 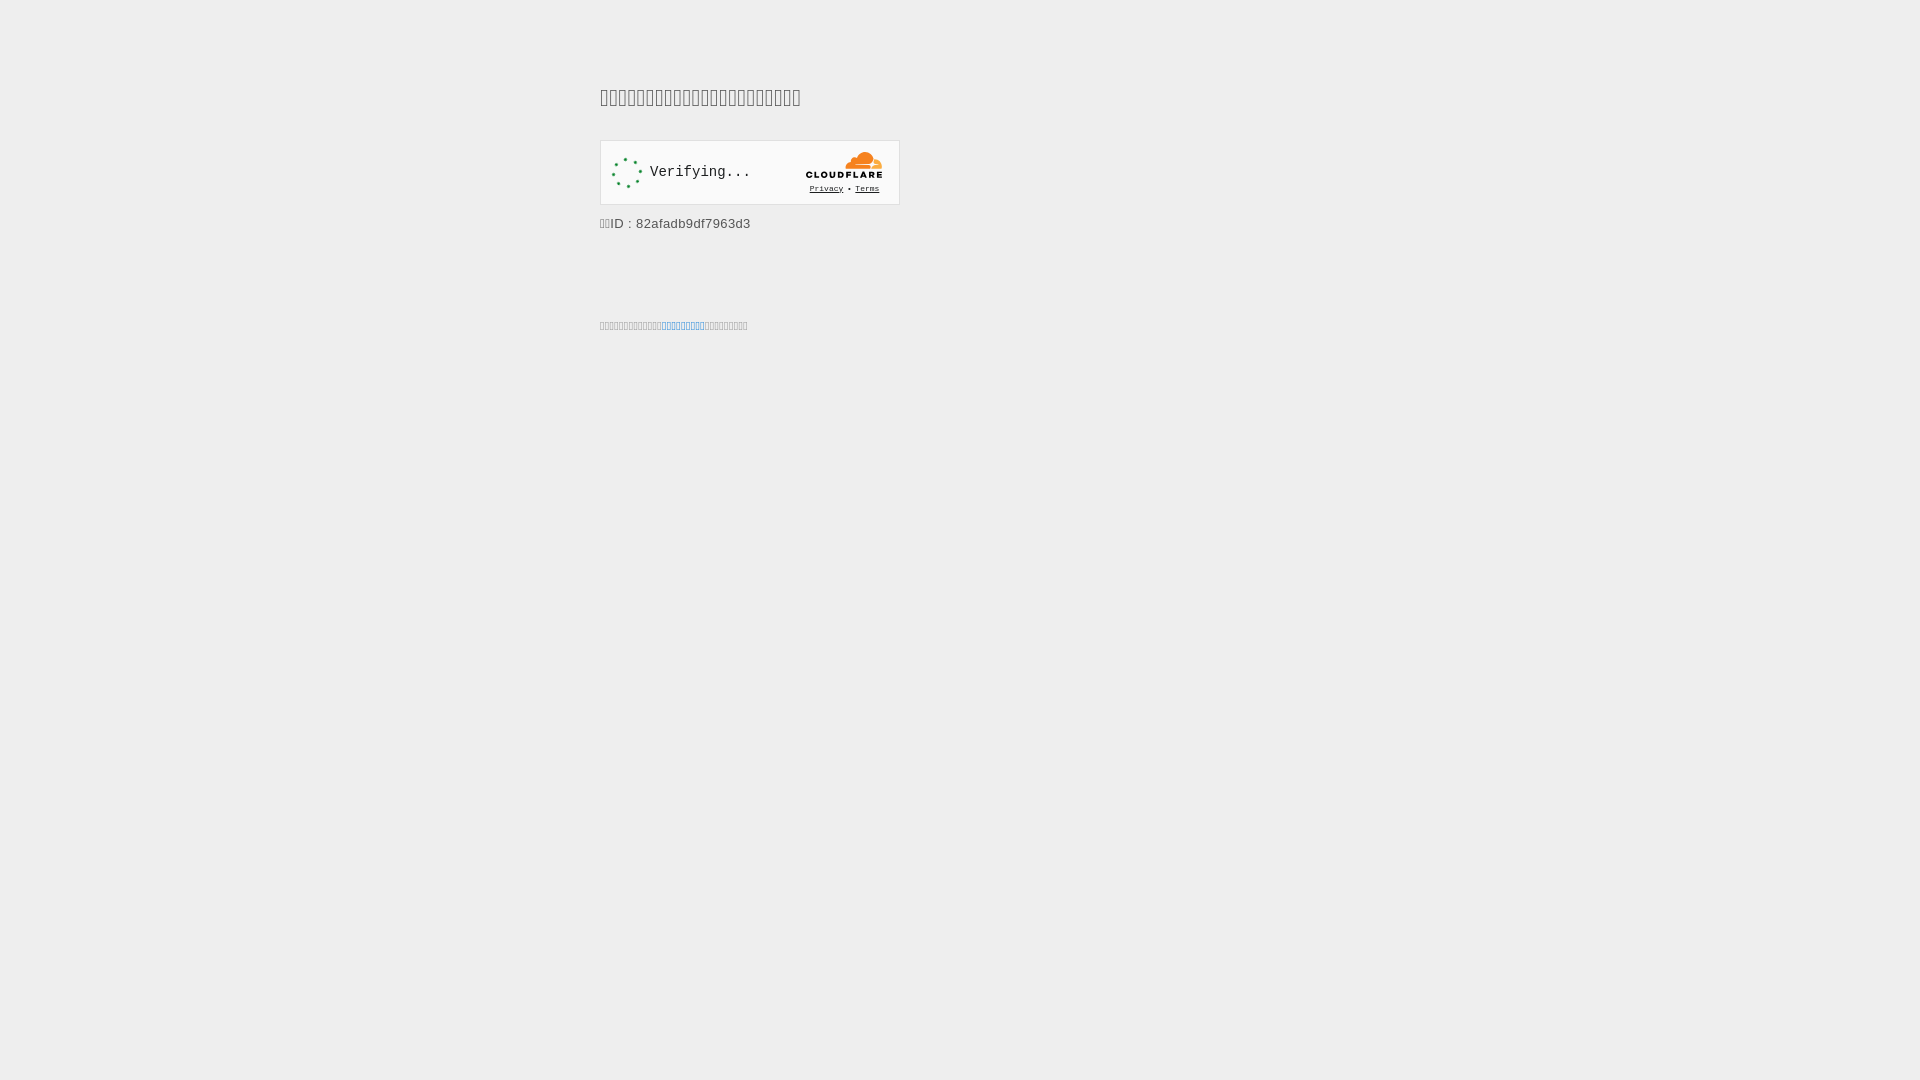 What do you see at coordinates (748, 171) in the screenshot?
I see `'Widget containing a Cloudflare security challenge'` at bounding box center [748, 171].